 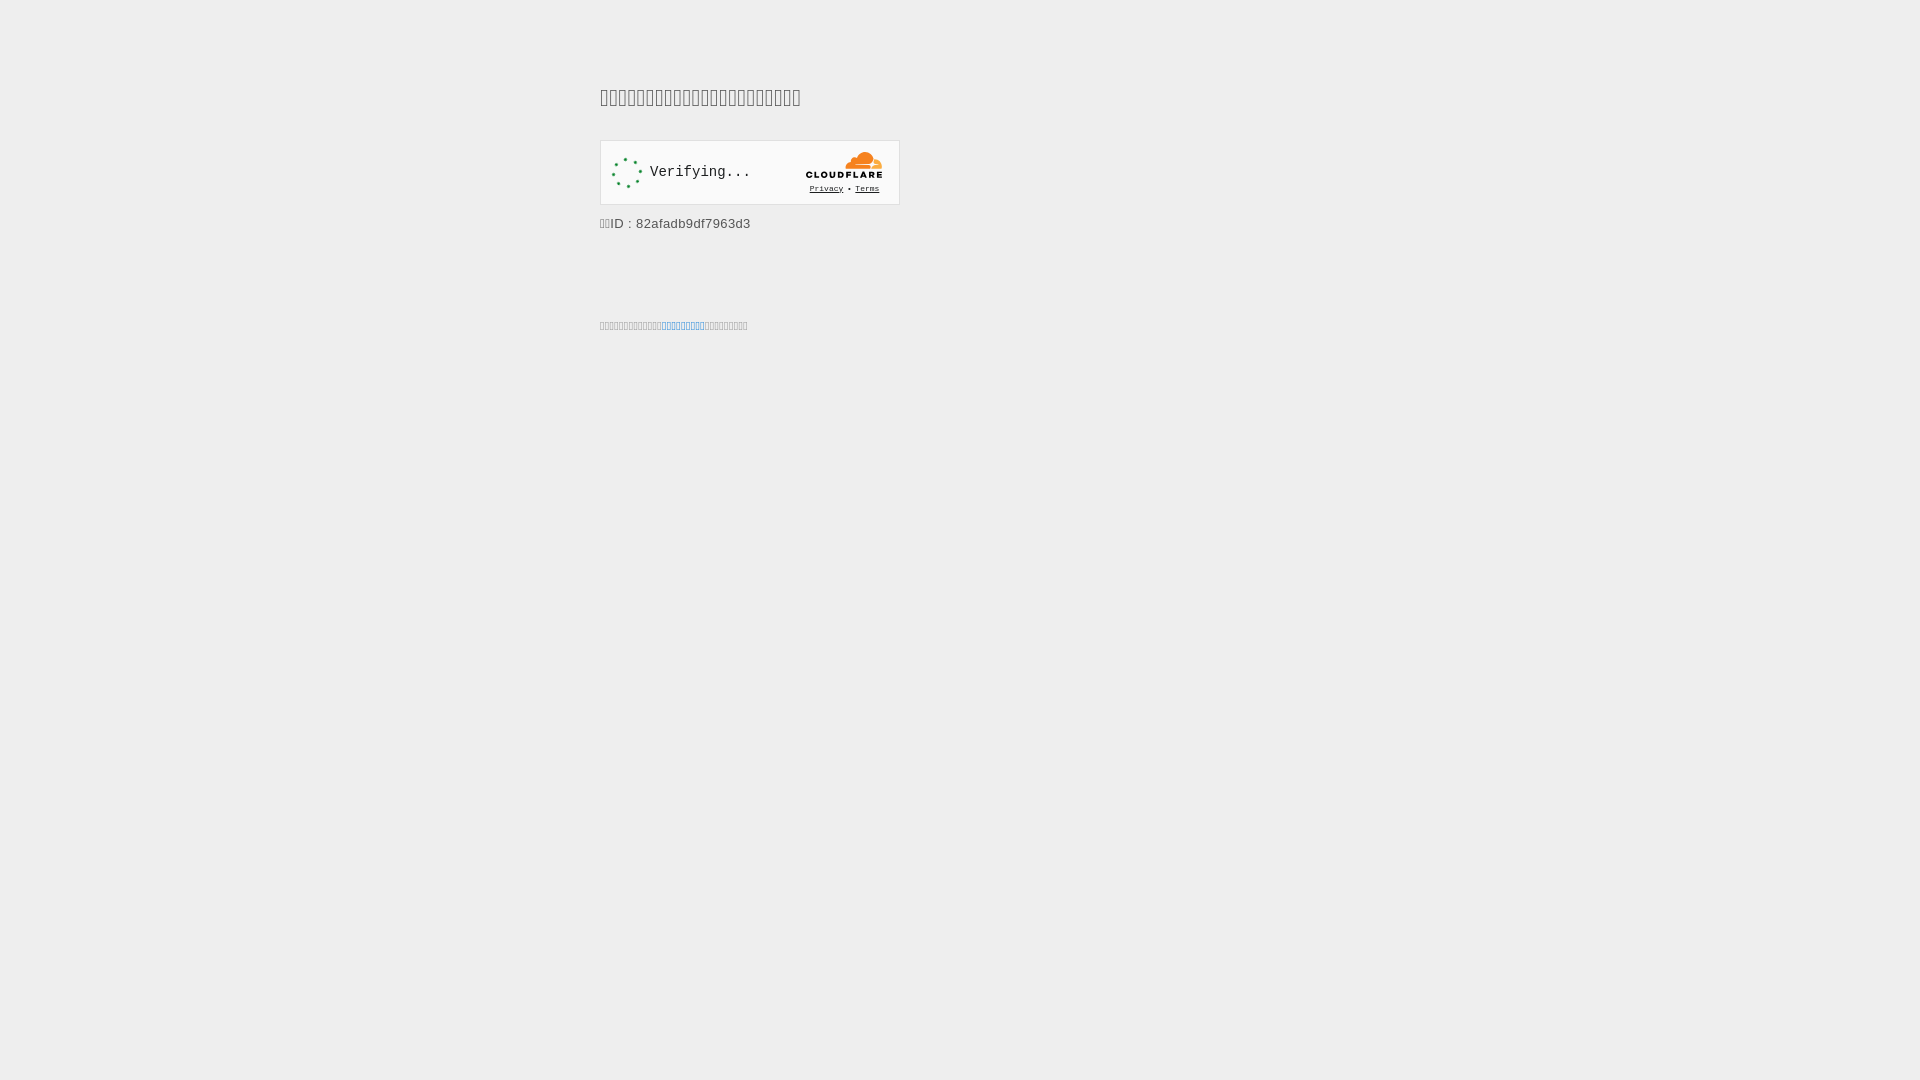 What do you see at coordinates (748, 171) in the screenshot?
I see `'Widget containing a Cloudflare security challenge'` at bounding box center [748, 171].